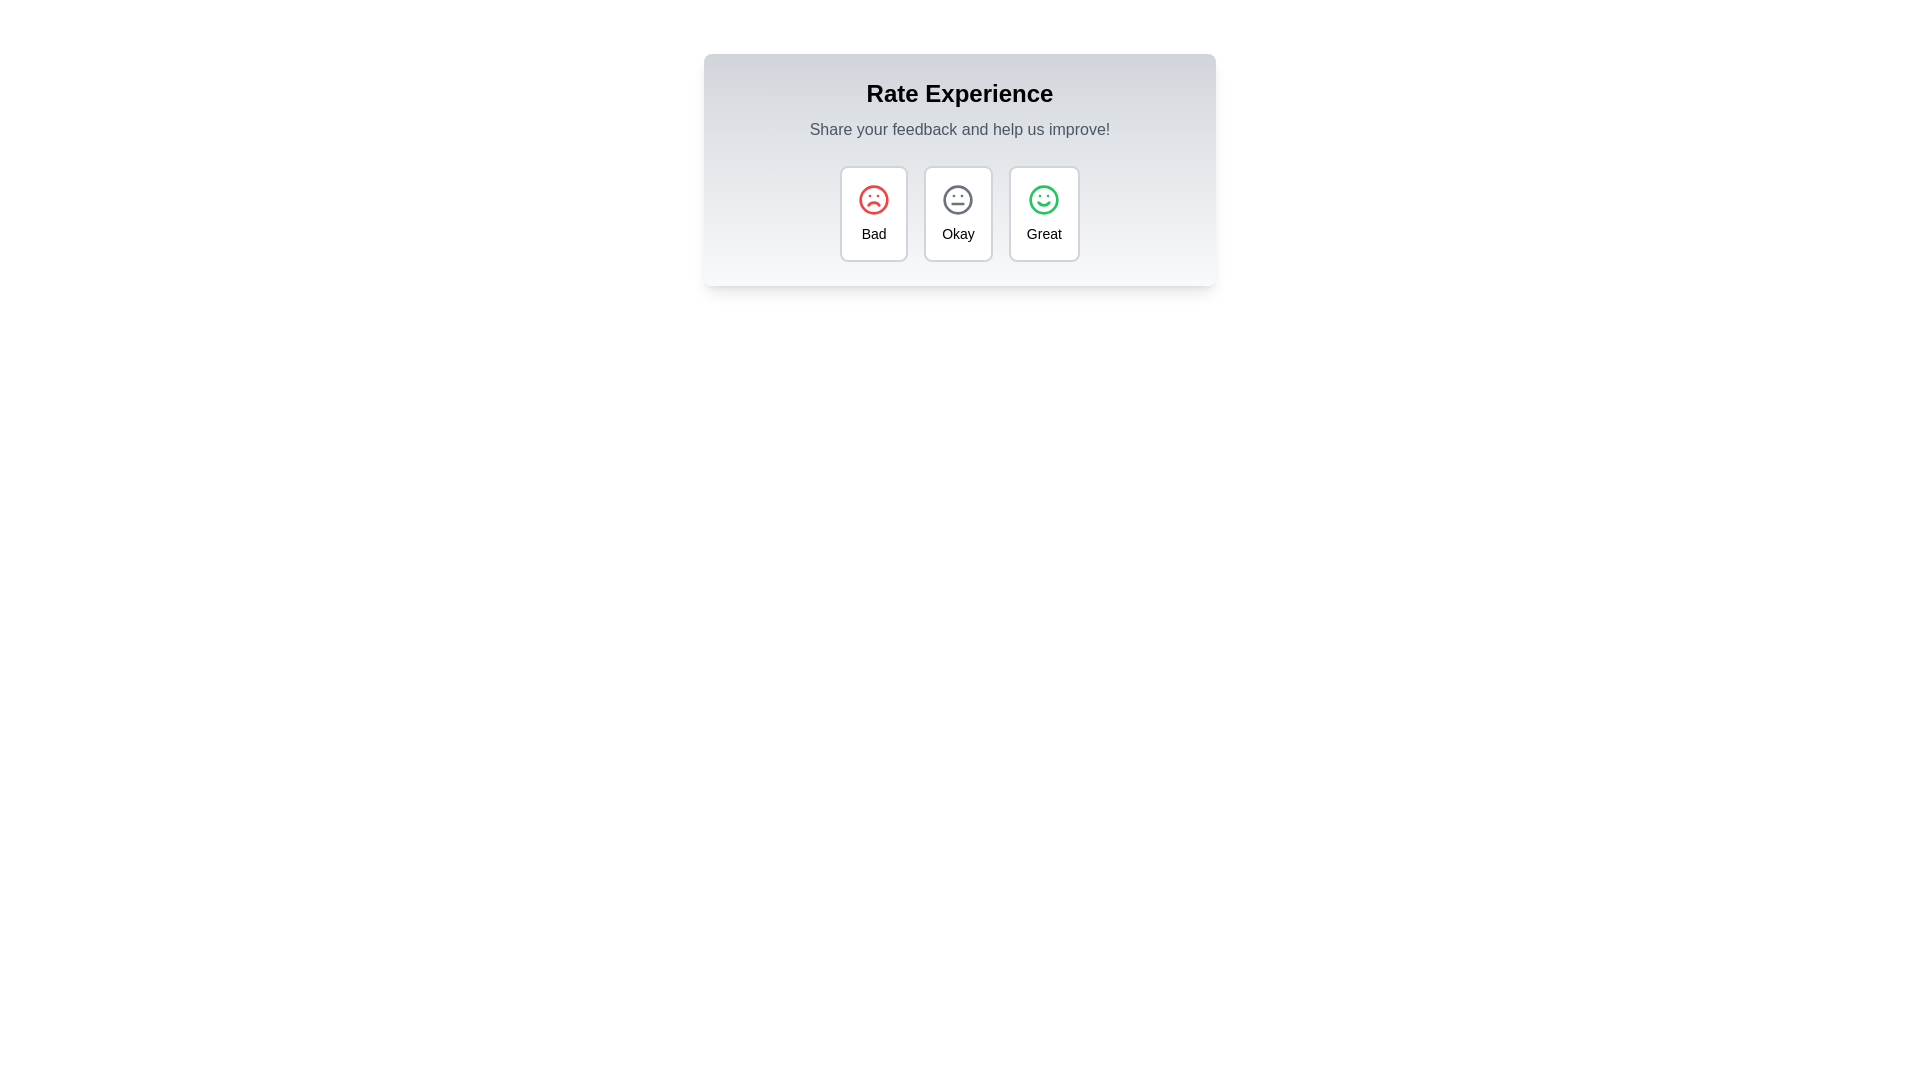  Describe the element at coordinates (874, 200) in the screenshot. I see `the 'Bad' feedback icon, which is the leftmost option in the feedback row below the 'Rate Experience' heading, to understand its message of dissatisfaction` at that location.